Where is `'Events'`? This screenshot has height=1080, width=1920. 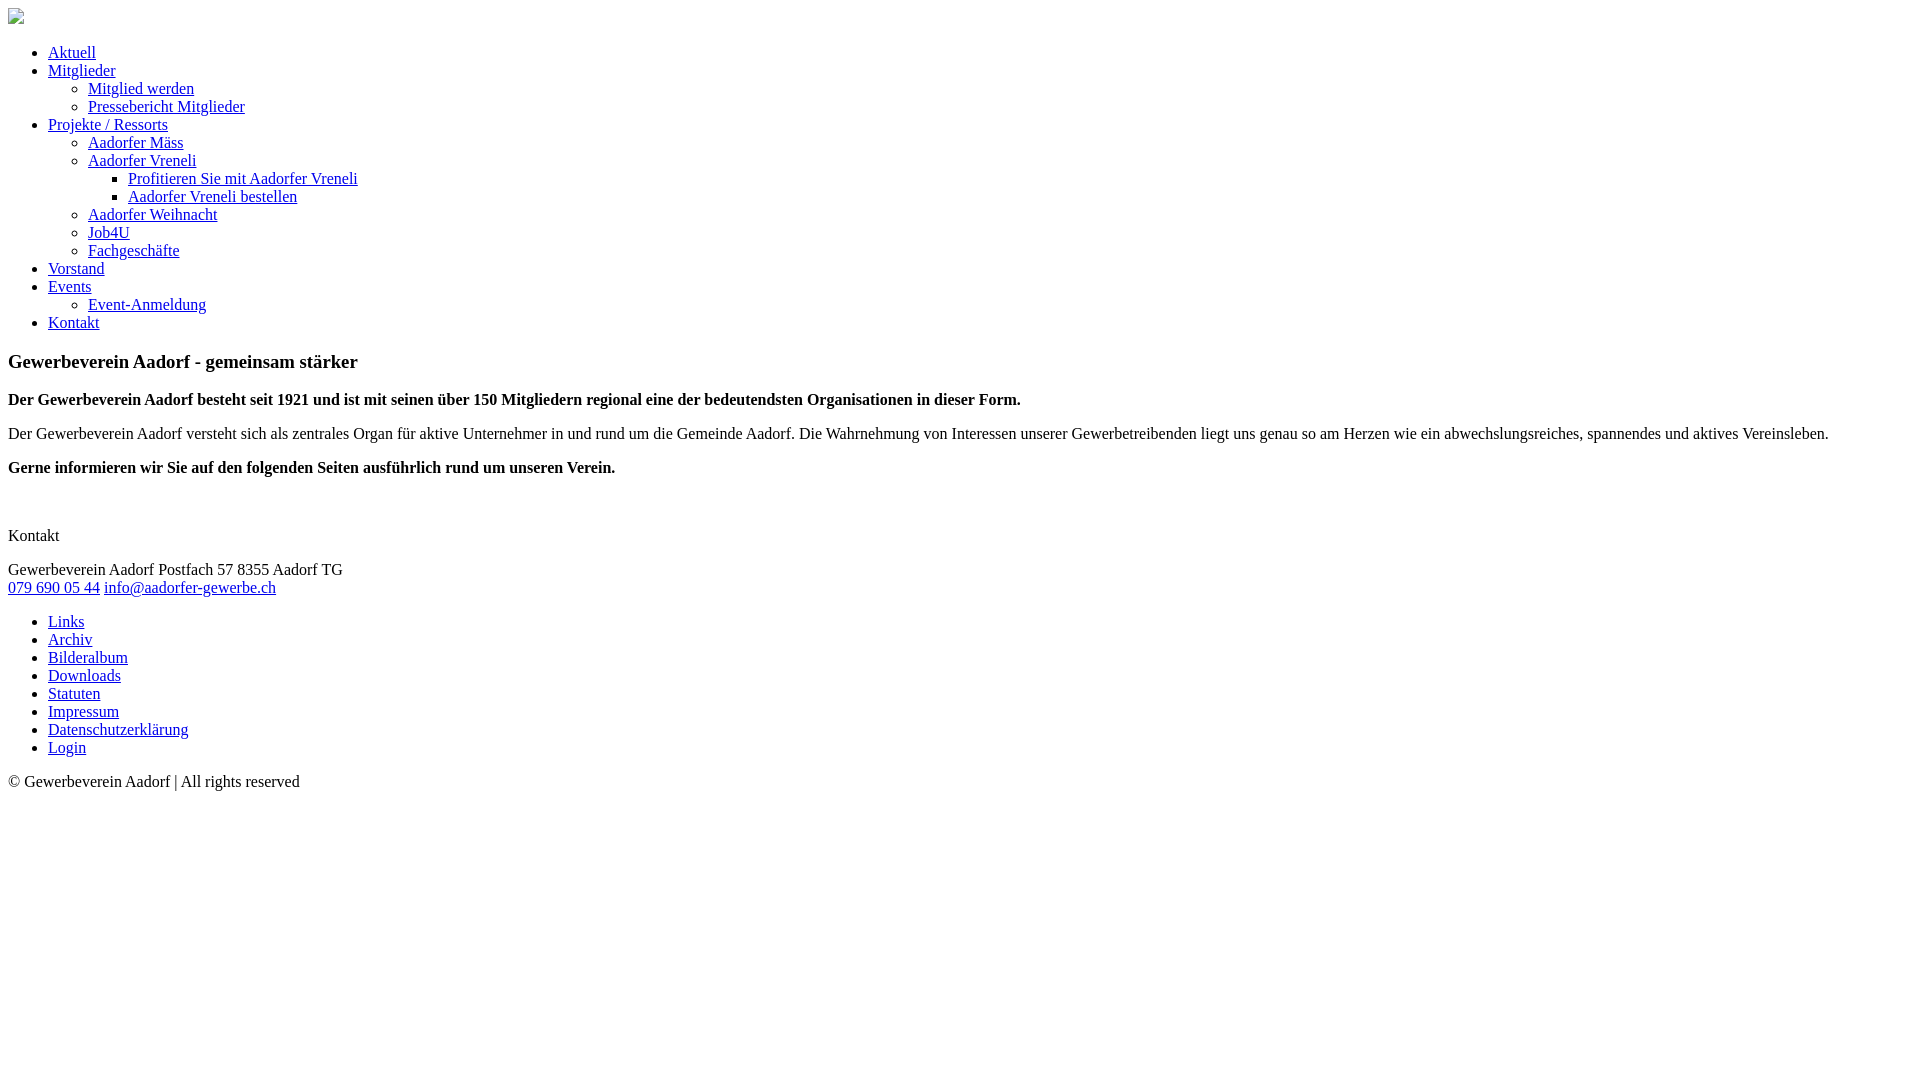
'Events' is located at coordinates (48, 286).